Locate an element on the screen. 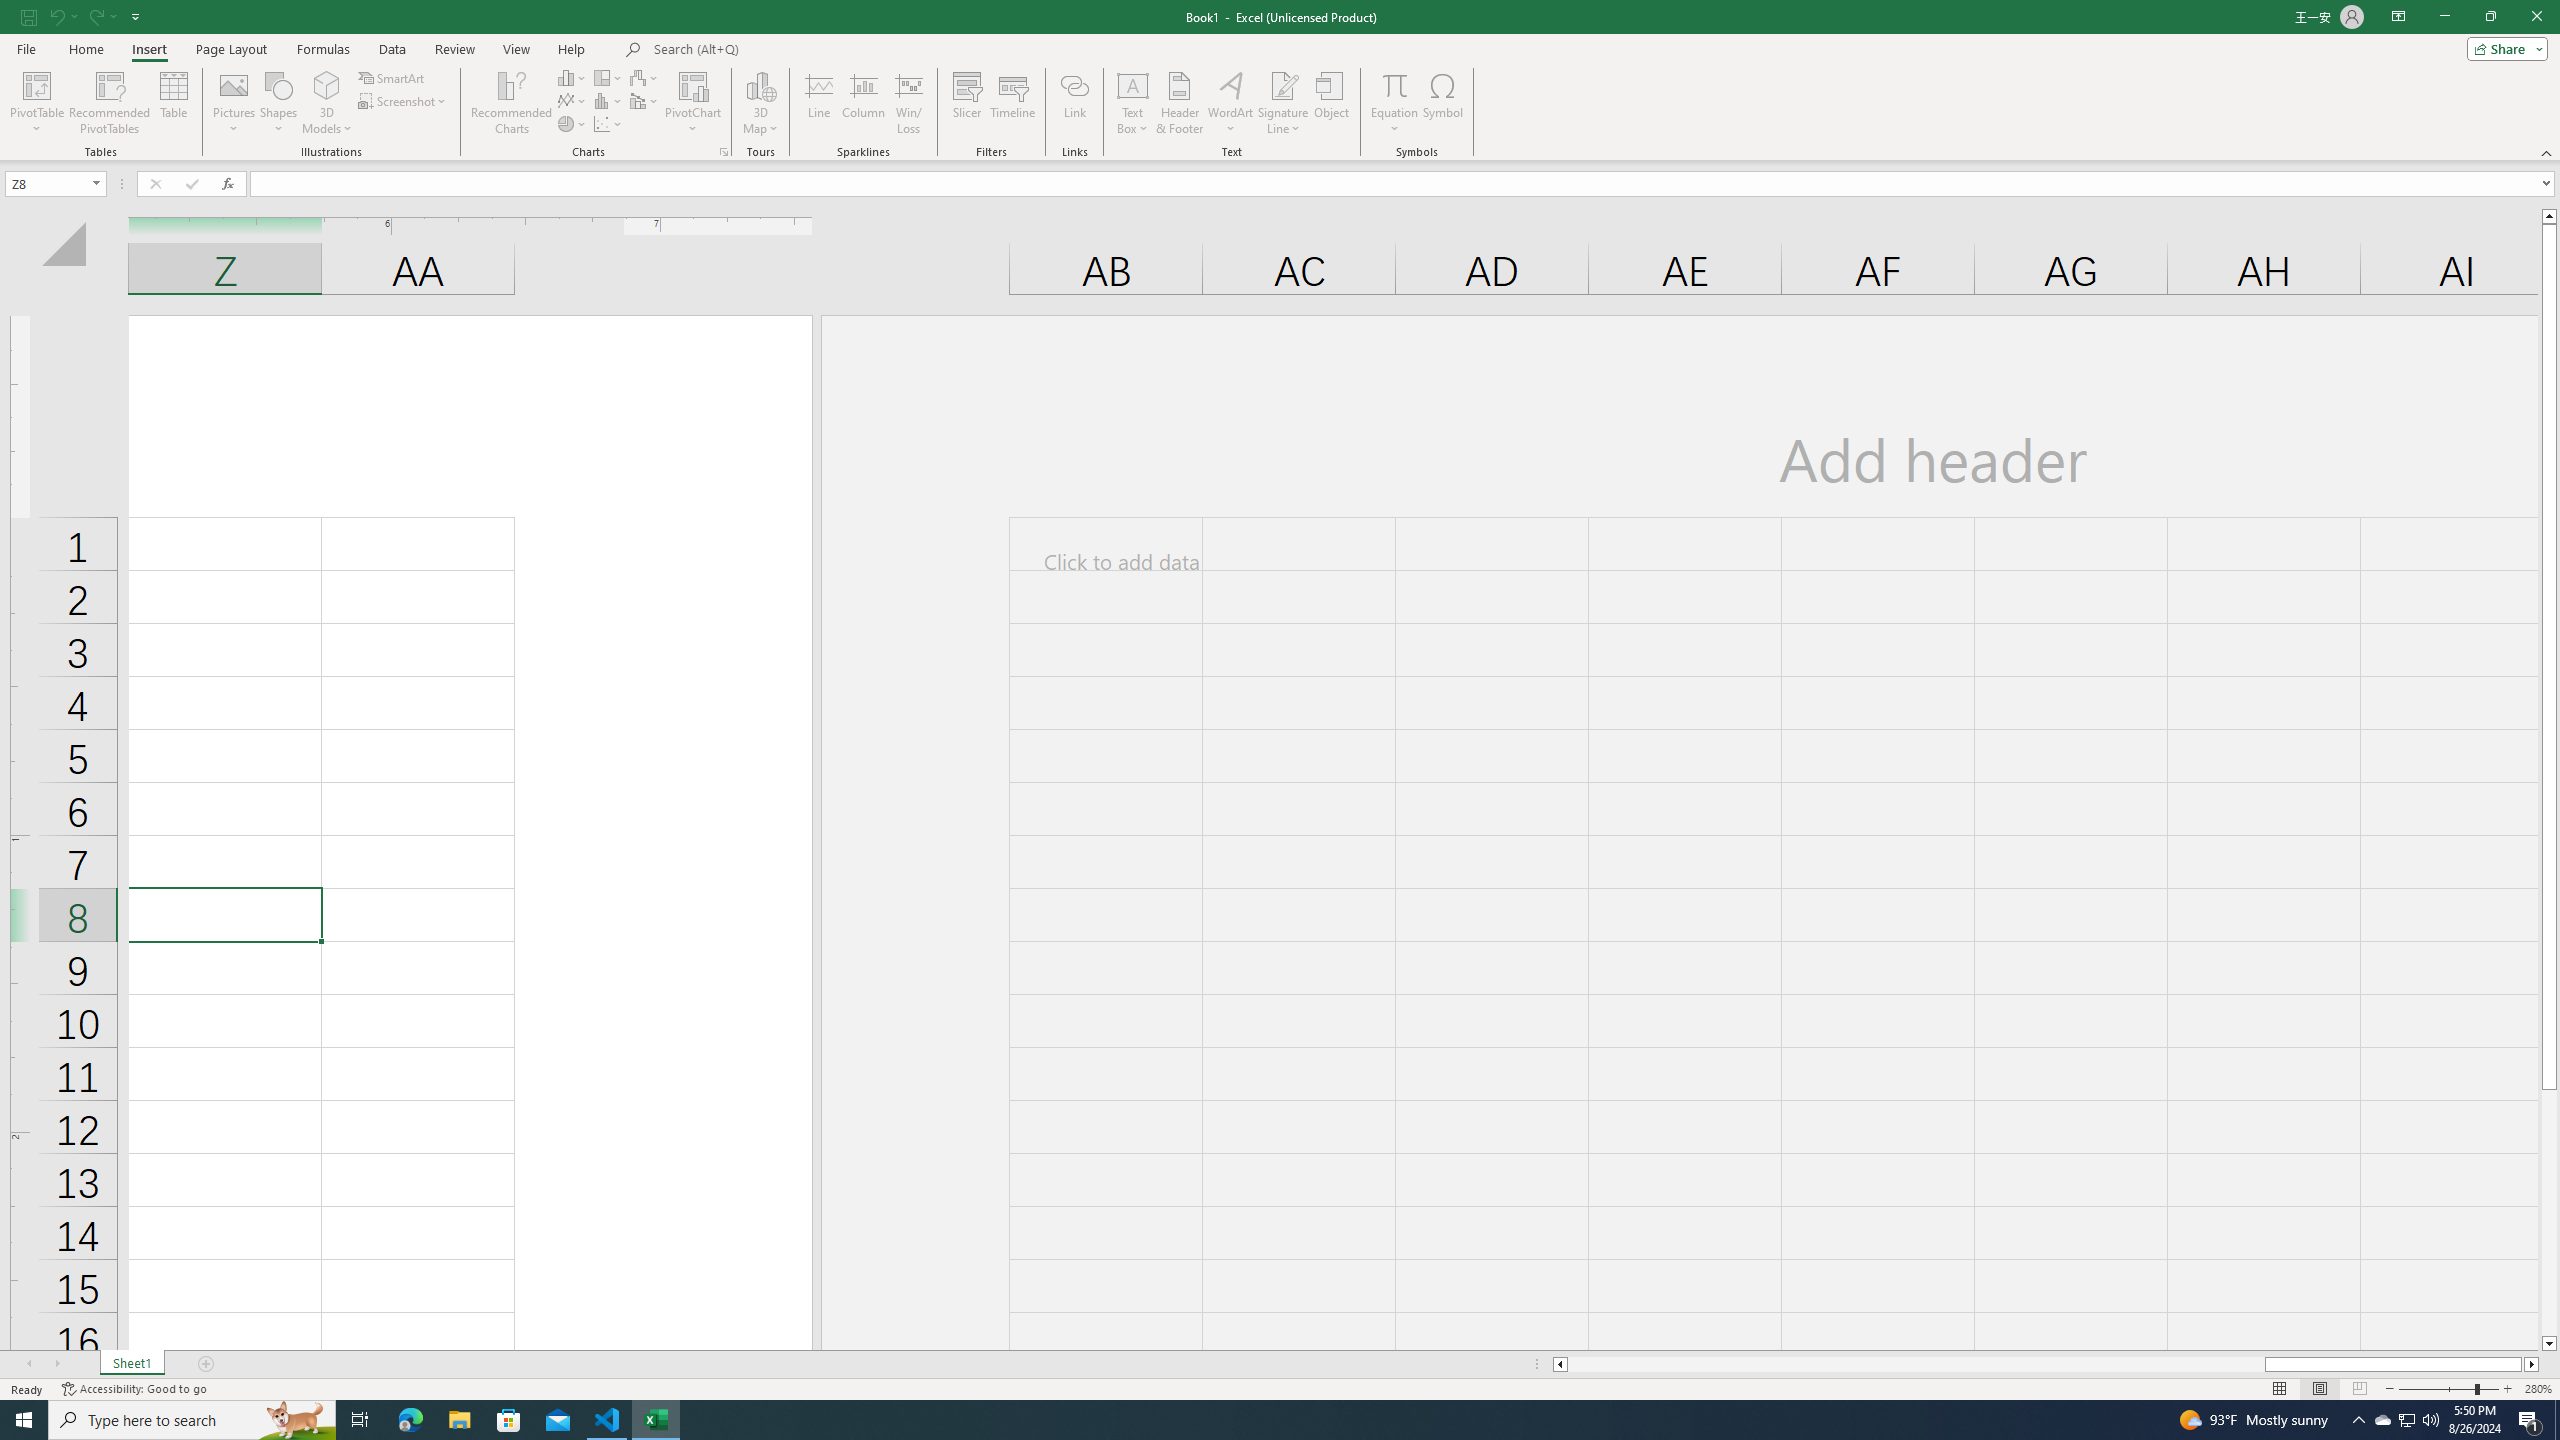 The height and width of the screenshot is (1440, 2560). 'SmartArt...' is located at coordinates (391, 77).